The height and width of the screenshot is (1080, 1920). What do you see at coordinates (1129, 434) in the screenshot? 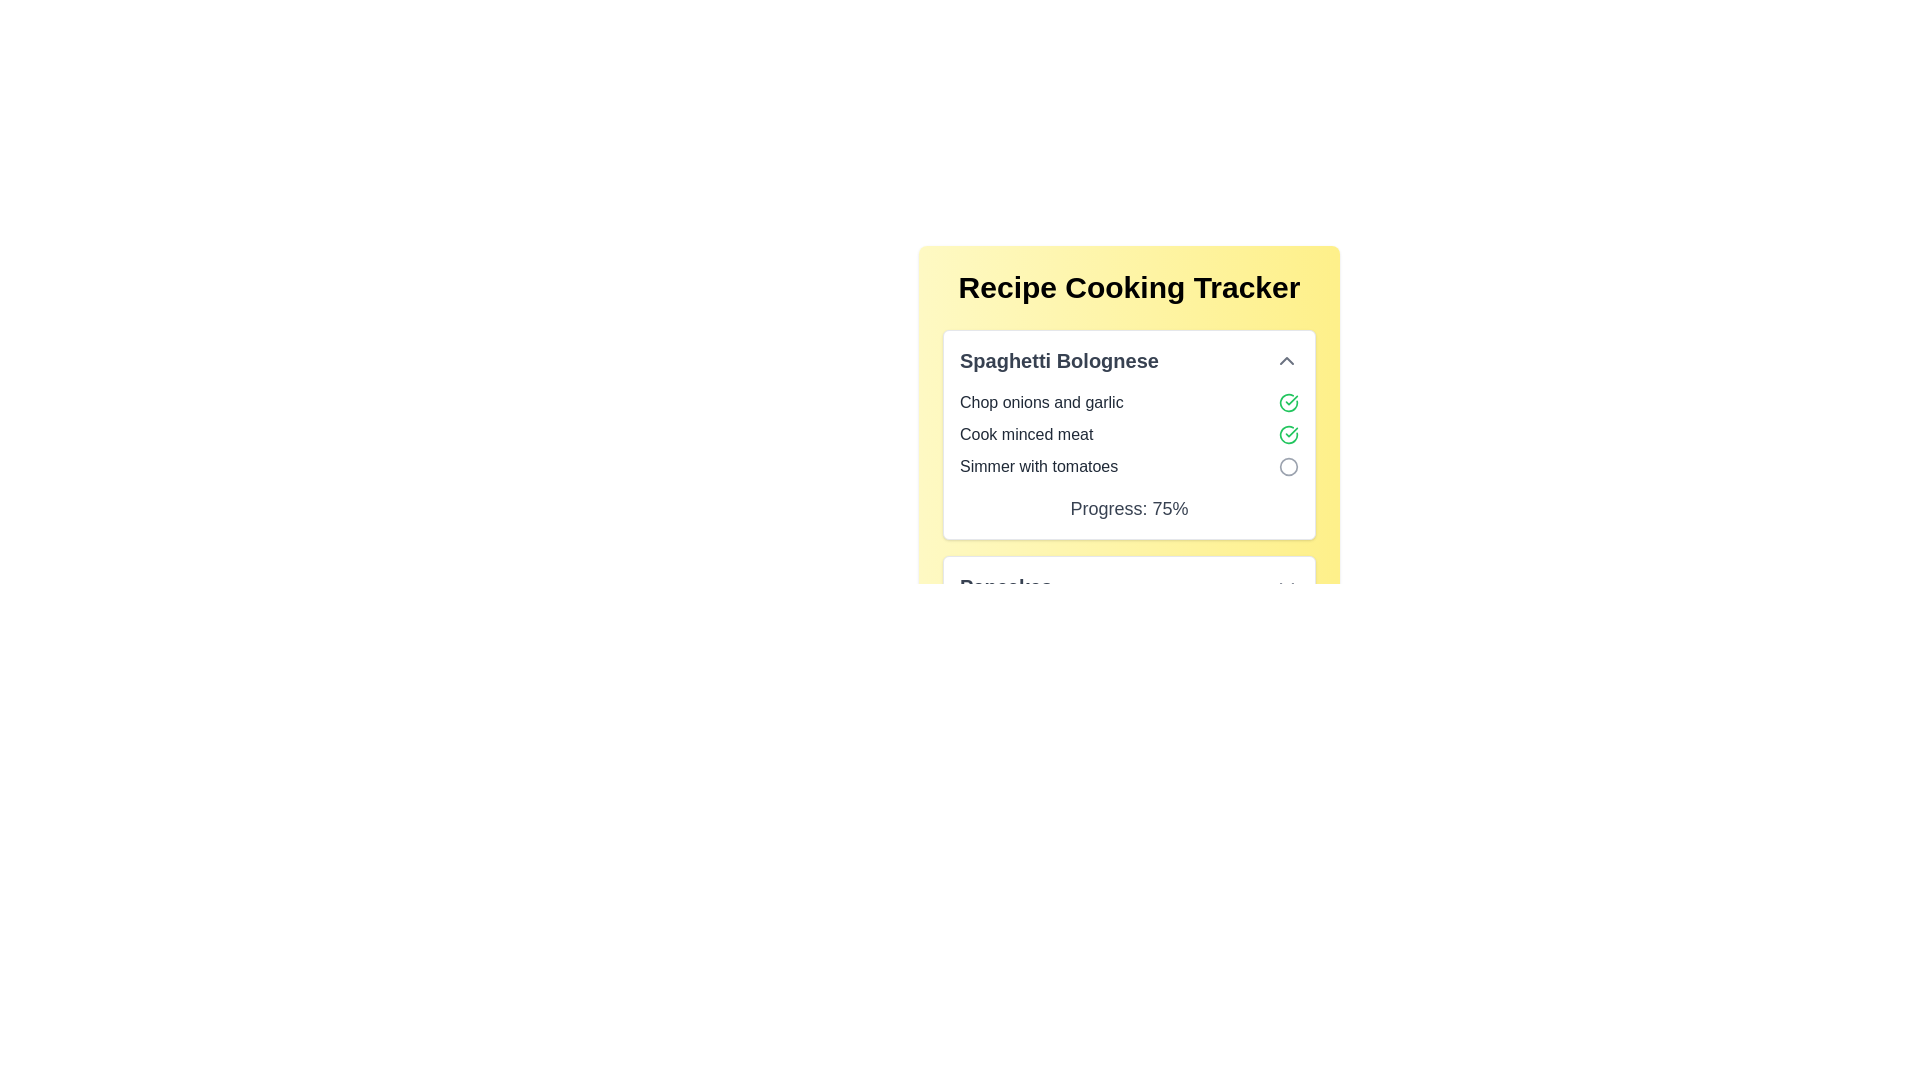
I see `the status indicator of the completed task in the to-do list for the recipe, which is the second item in a vertical list between 'Chop onions and garlic' and 'Simmer with tomatoes'` at bounding box center [1129, 434].